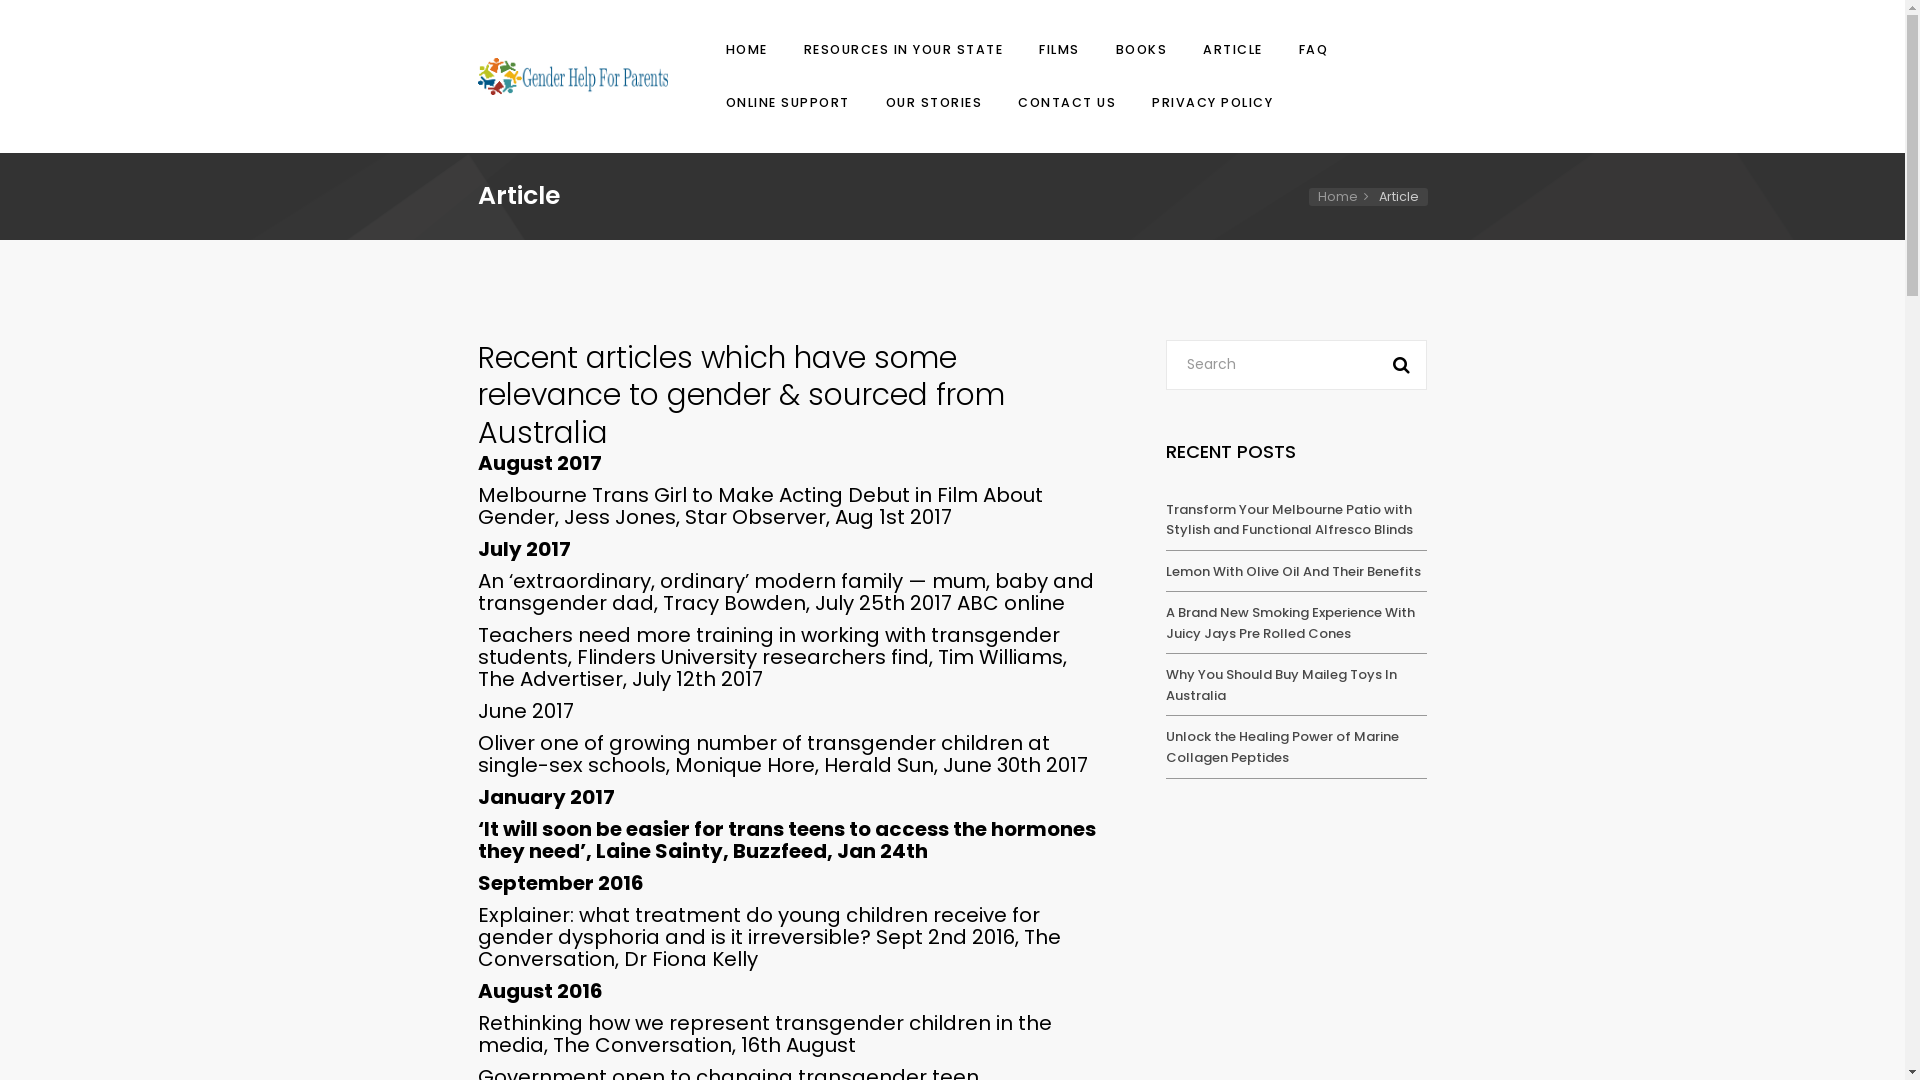 This screenshot has height=1080, width=1920. What do you see at coordinates (1347, 196) in the screenshot?
I see `'Home'` at bounding box center [1347, 196].